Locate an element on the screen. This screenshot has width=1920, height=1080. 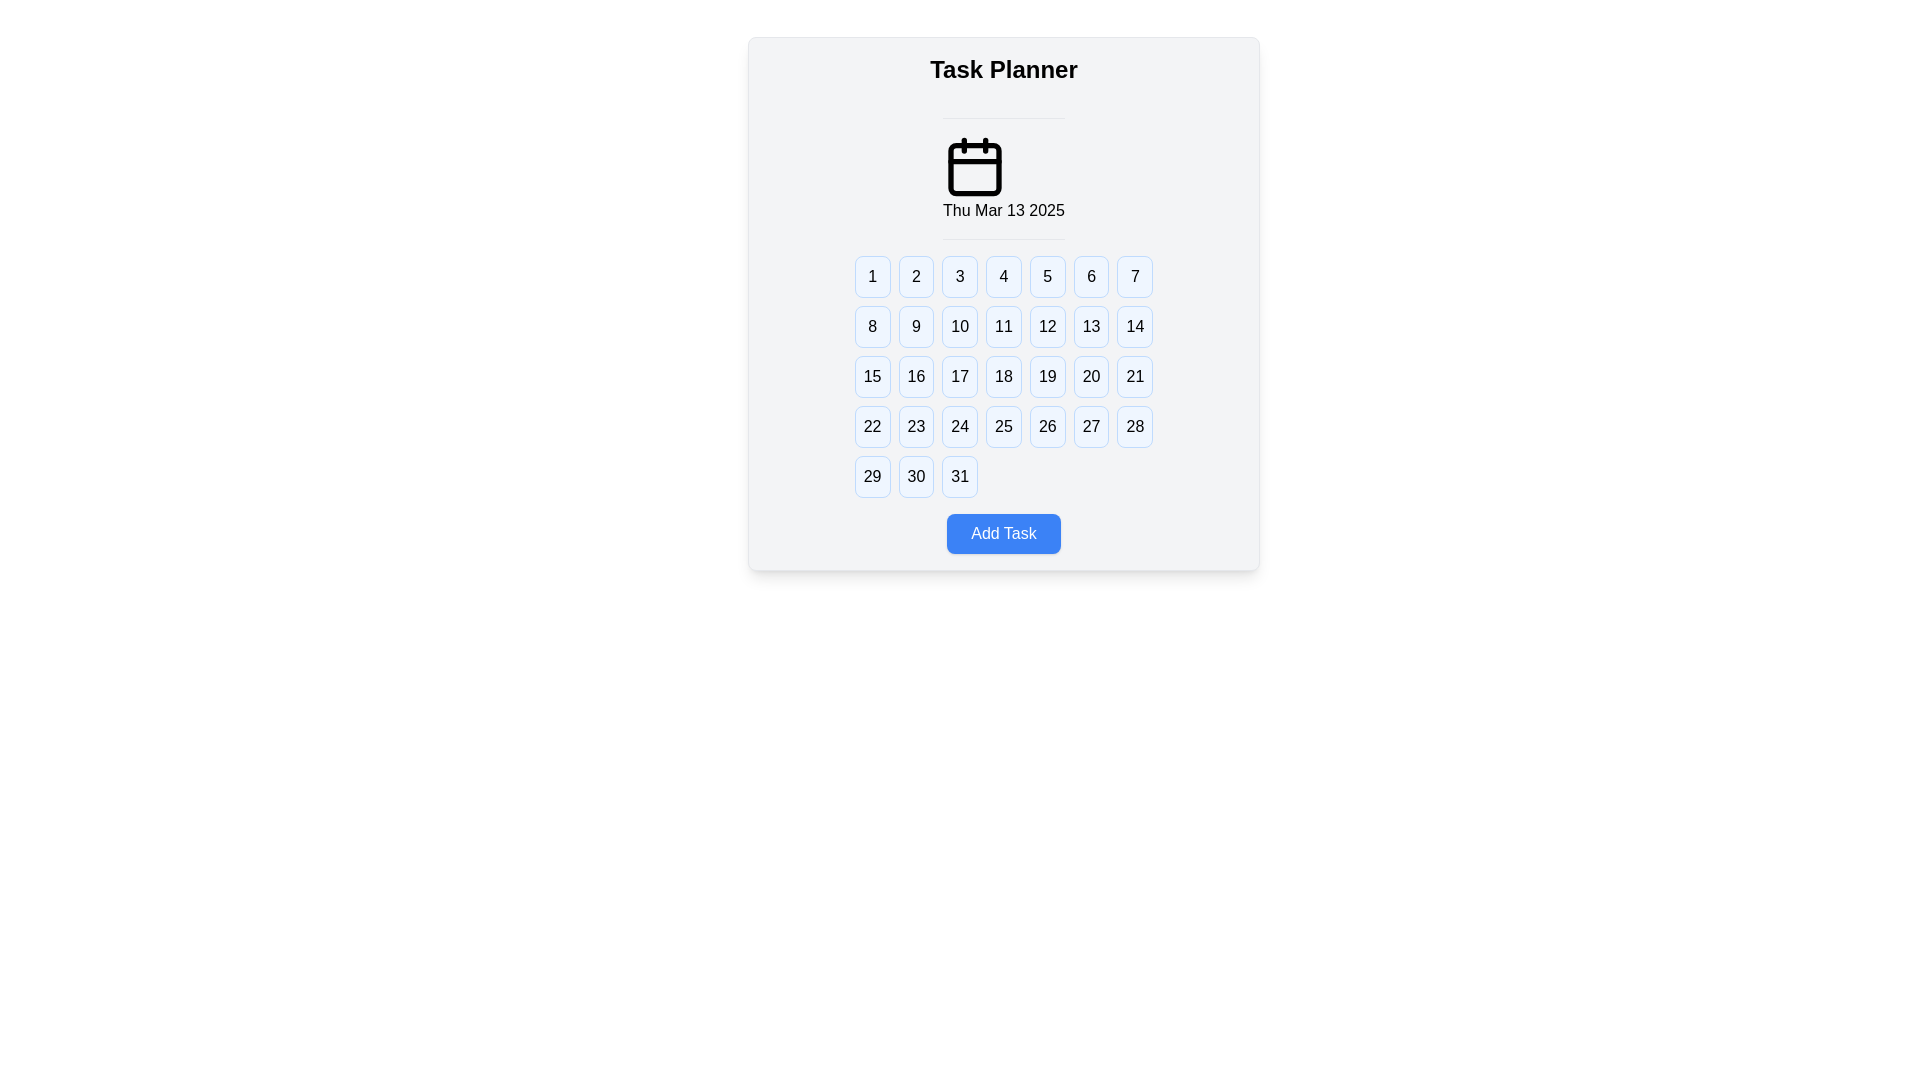
the fourth day of the month in the interactive calendar interface to trigger hover effects is located at coordinates (1003, 277).